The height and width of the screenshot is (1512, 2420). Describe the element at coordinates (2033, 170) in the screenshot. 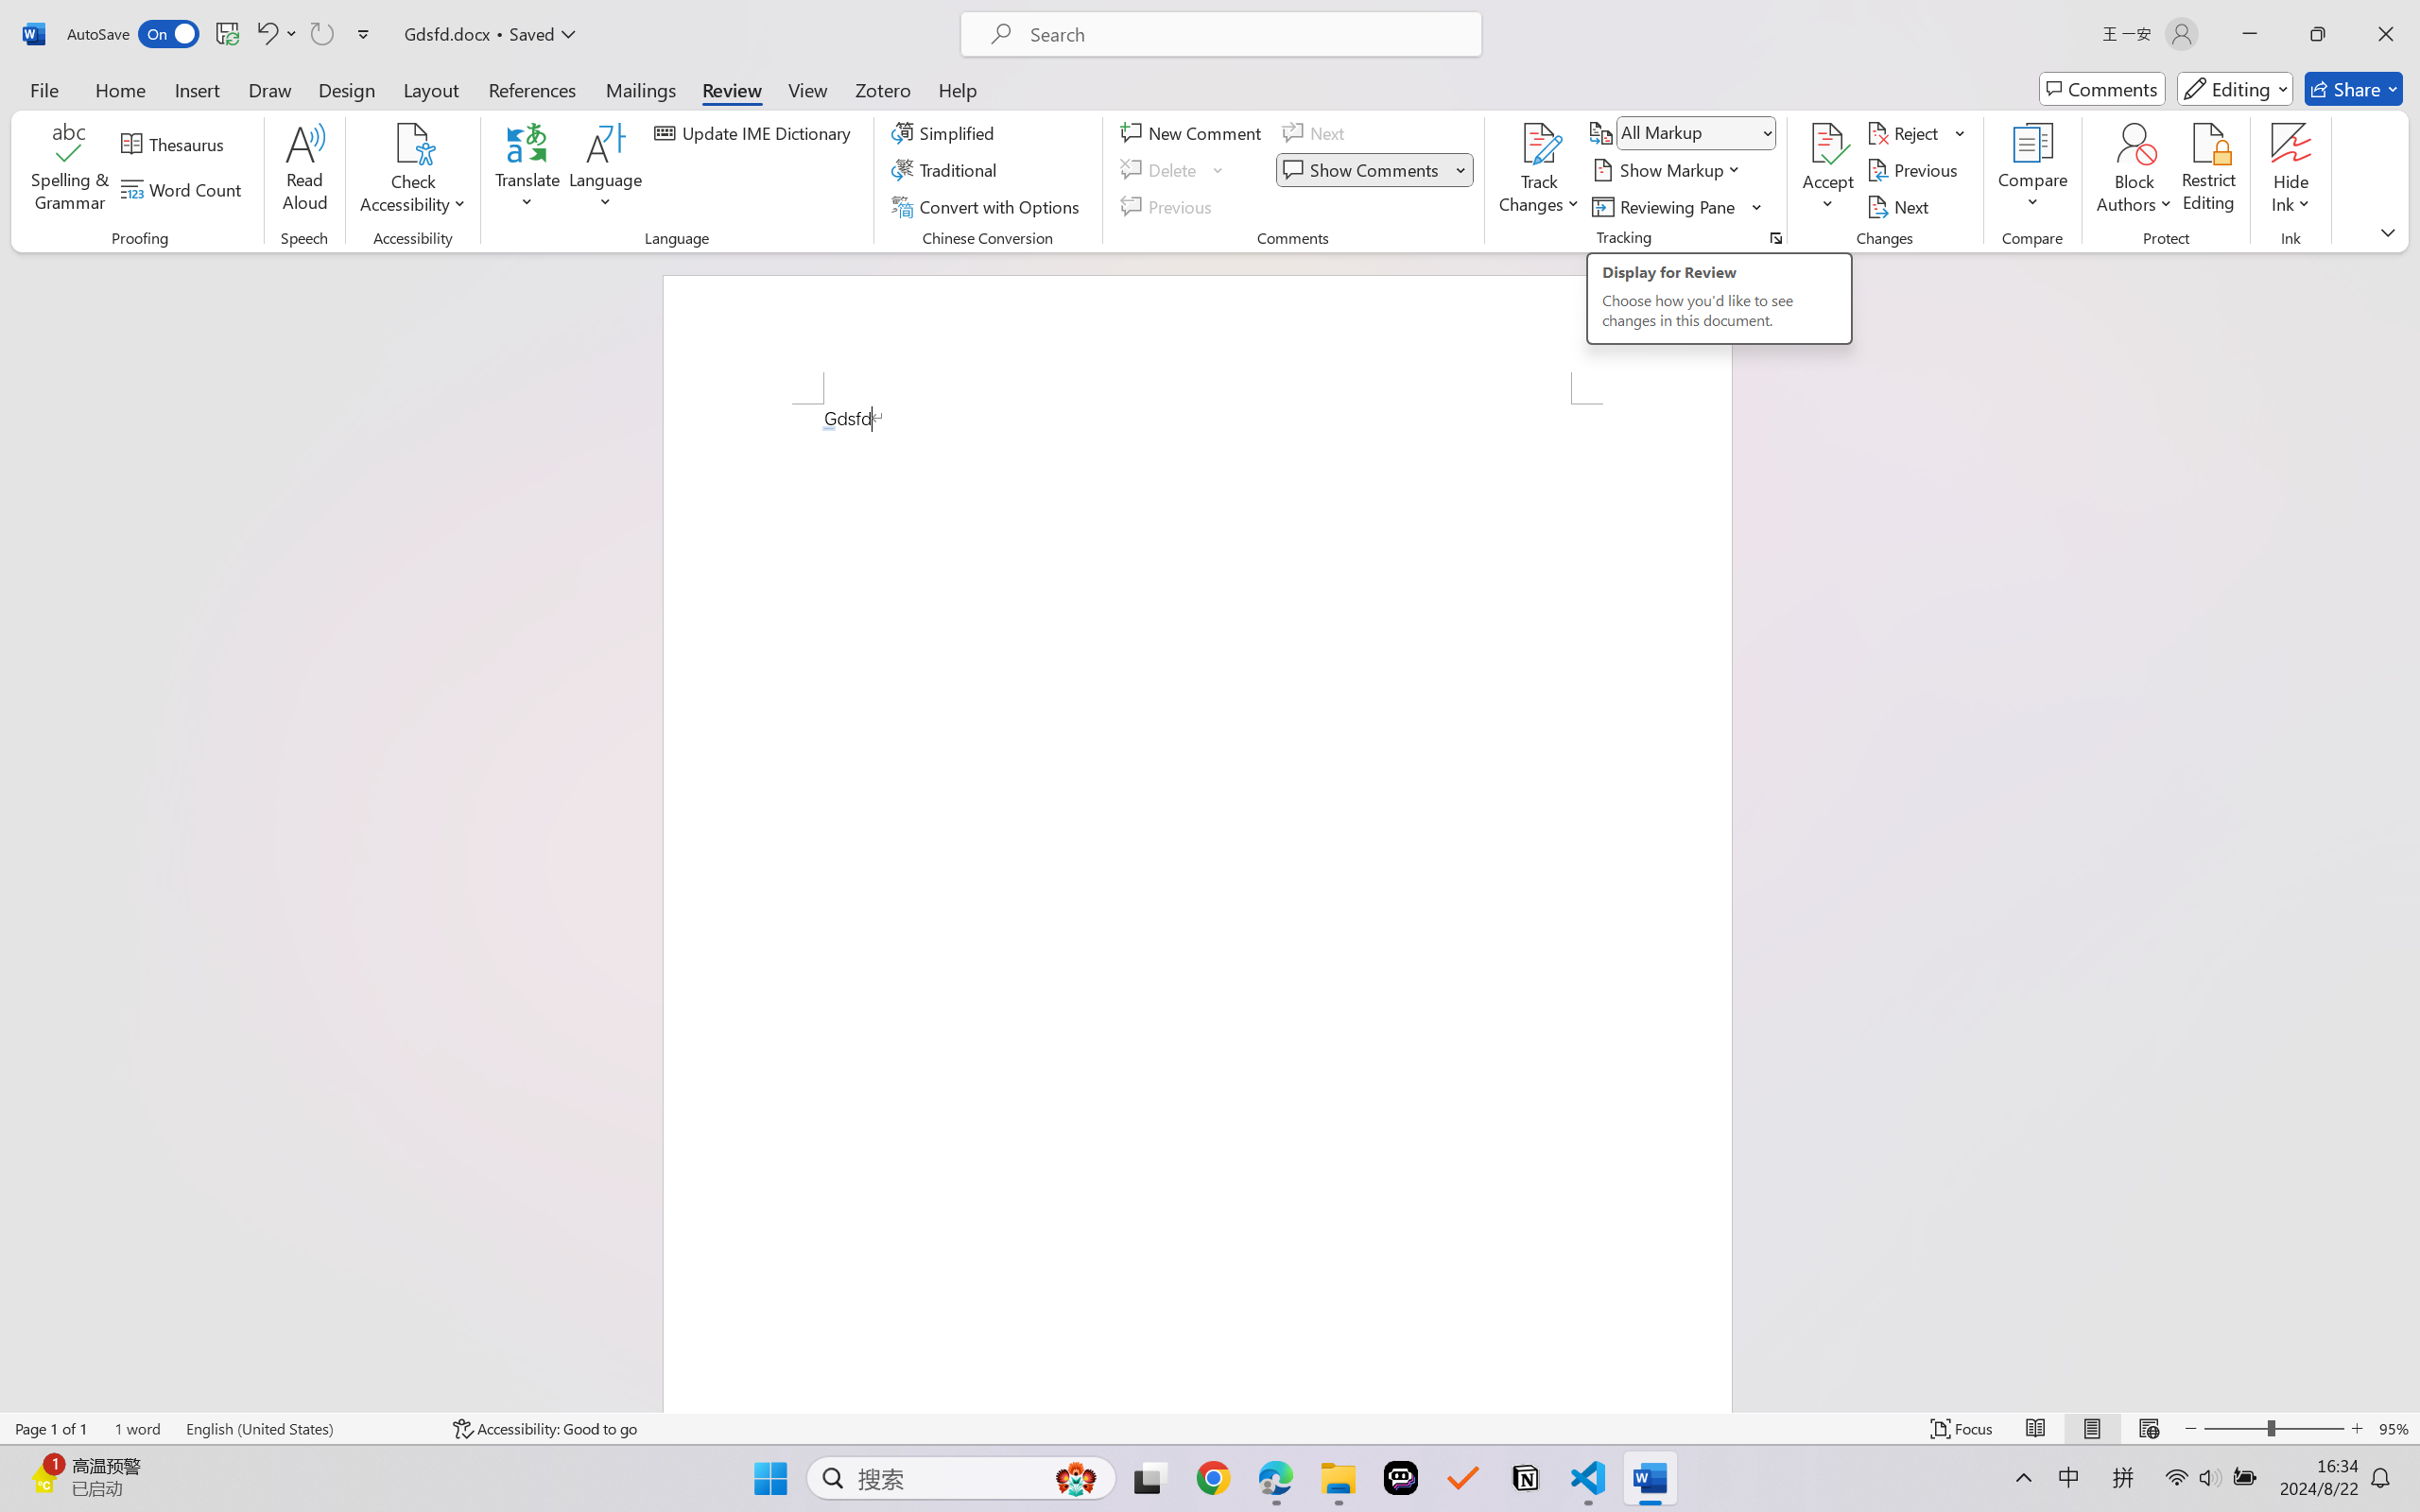

I see `'Compare'` at that location.